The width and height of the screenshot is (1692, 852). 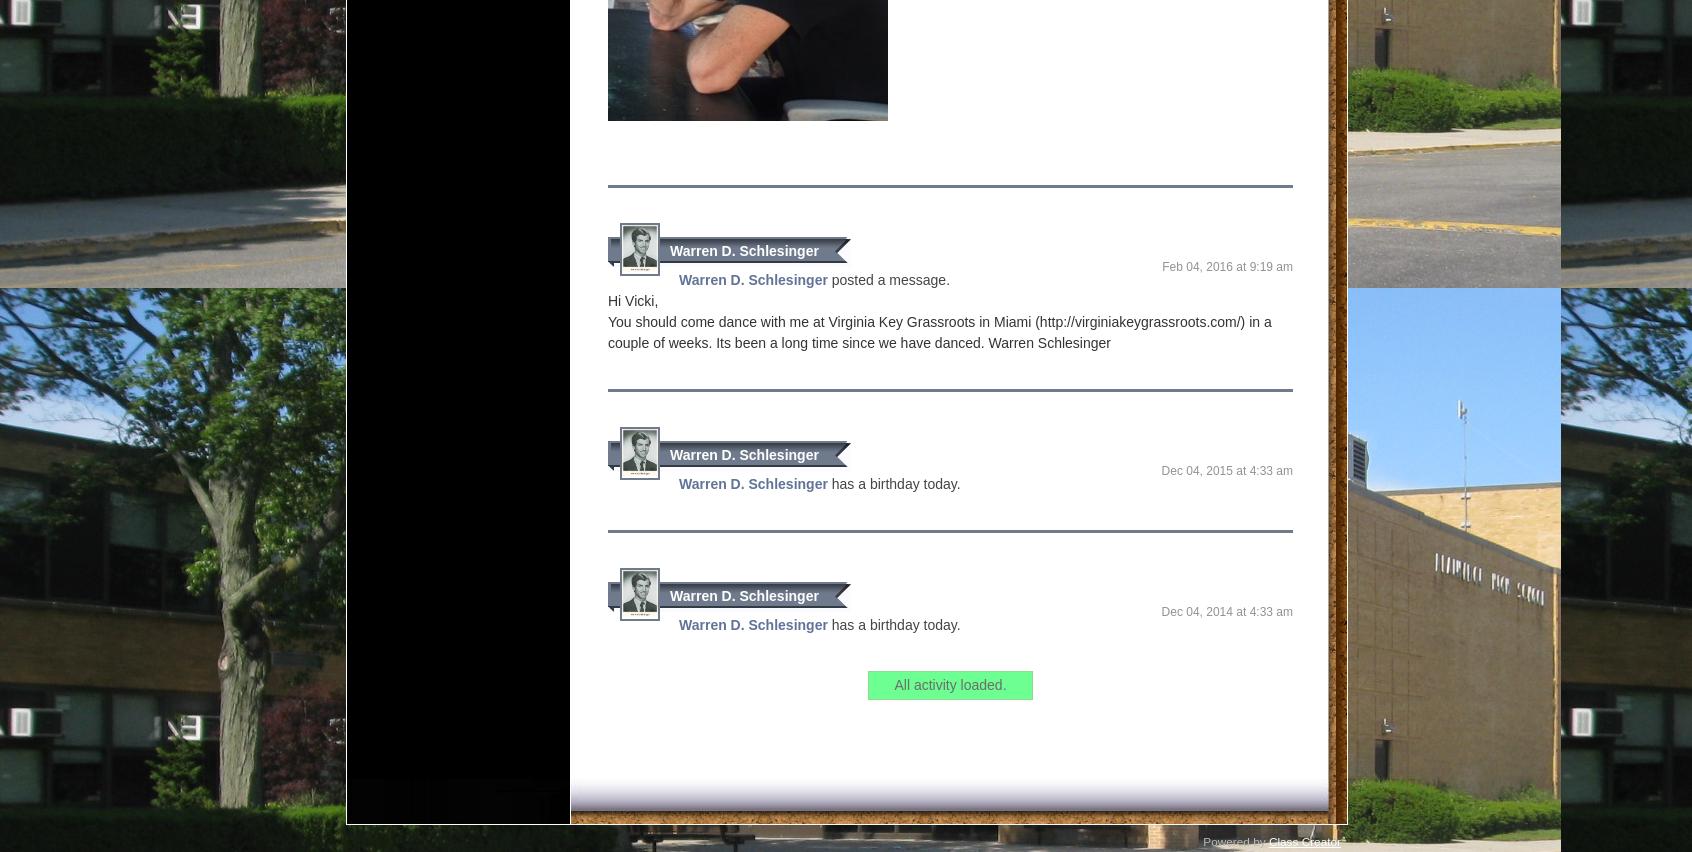 I want to click on 'posted a message.', so click(x=887, y=279).